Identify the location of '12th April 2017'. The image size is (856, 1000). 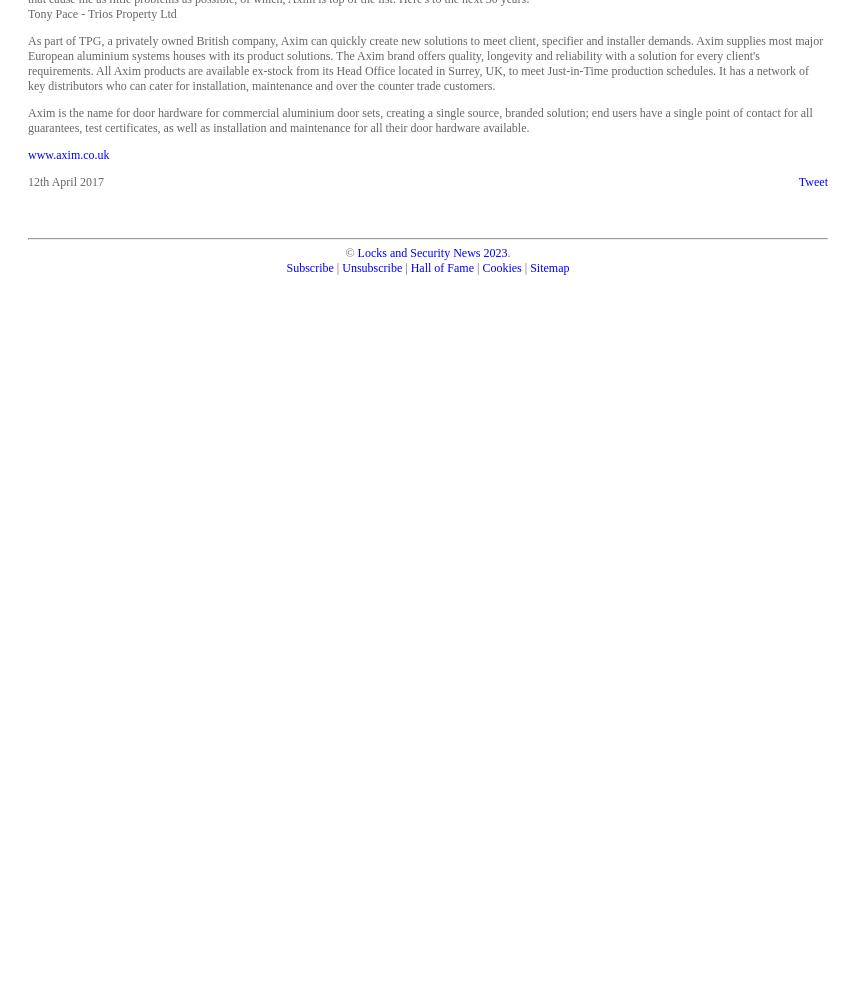
(27, 182).